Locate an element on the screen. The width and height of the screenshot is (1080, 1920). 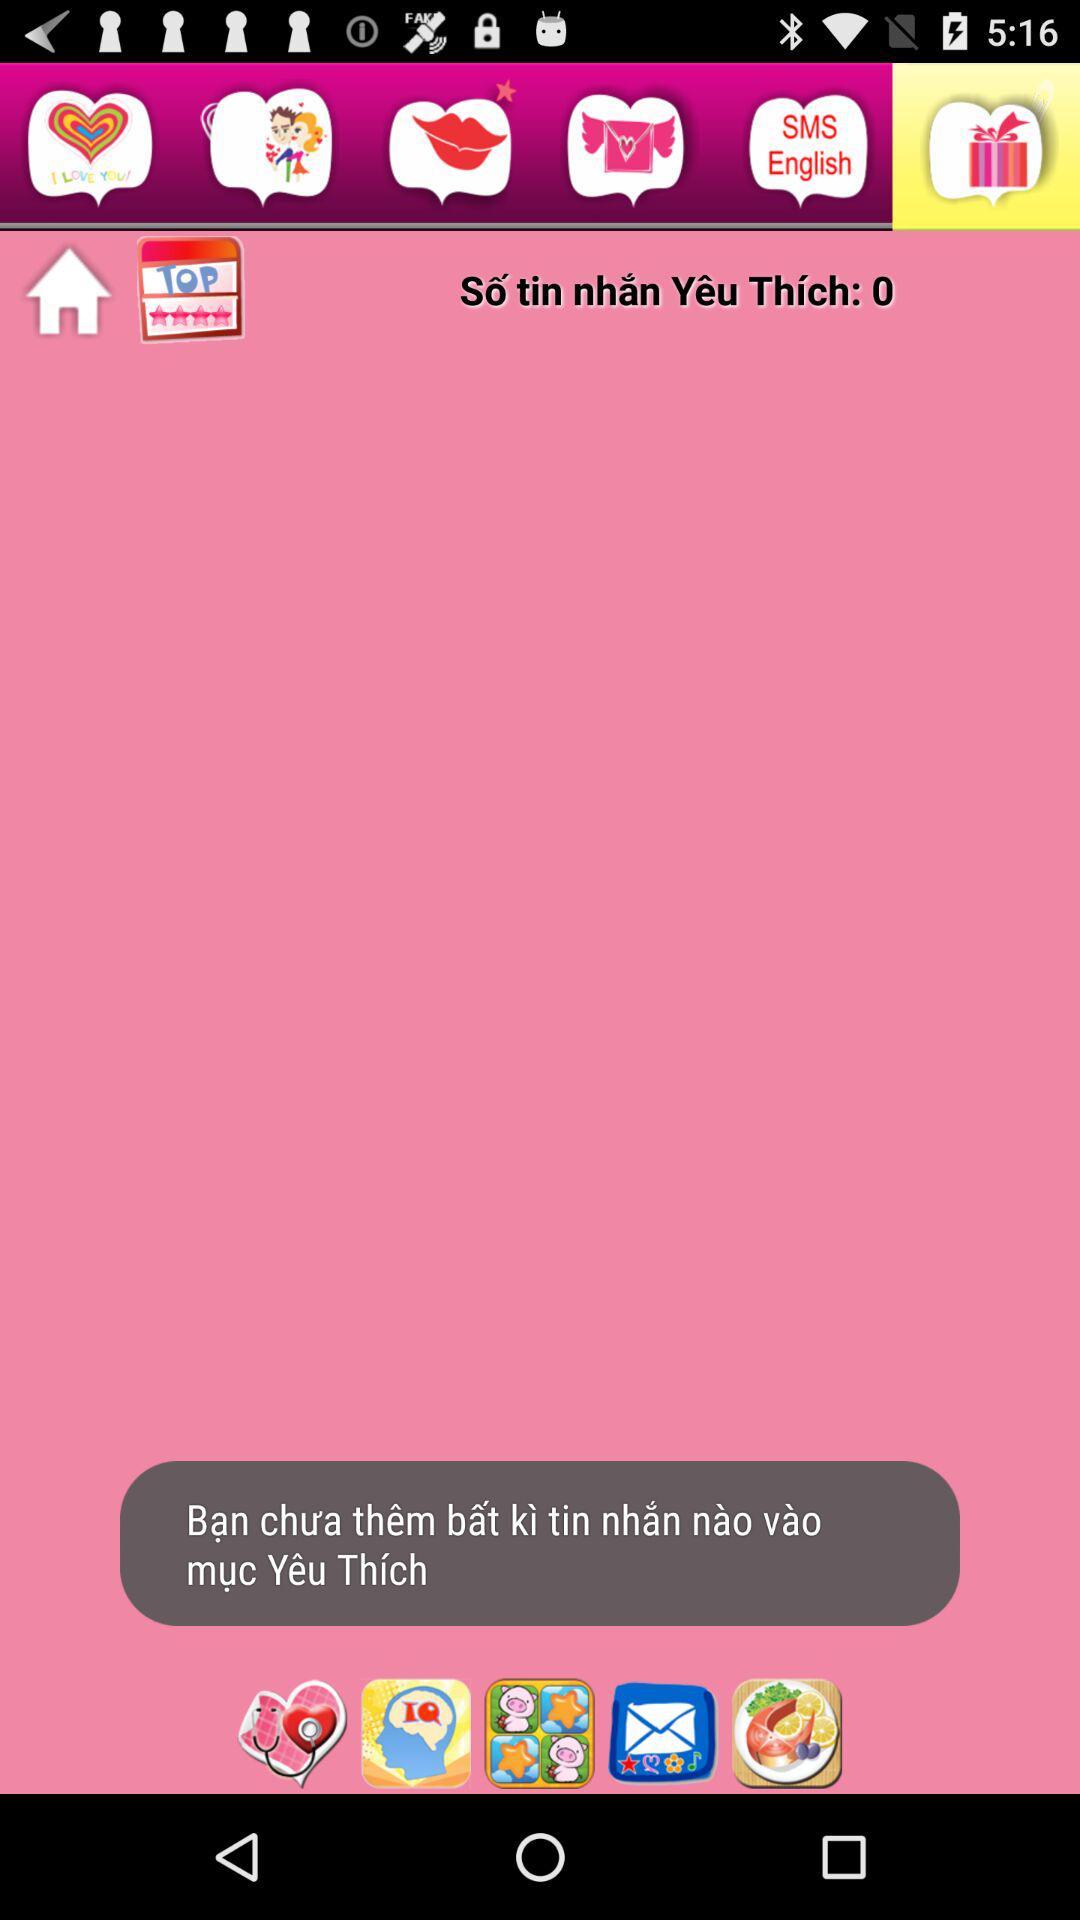
home page is located at coordinates (67, 290).